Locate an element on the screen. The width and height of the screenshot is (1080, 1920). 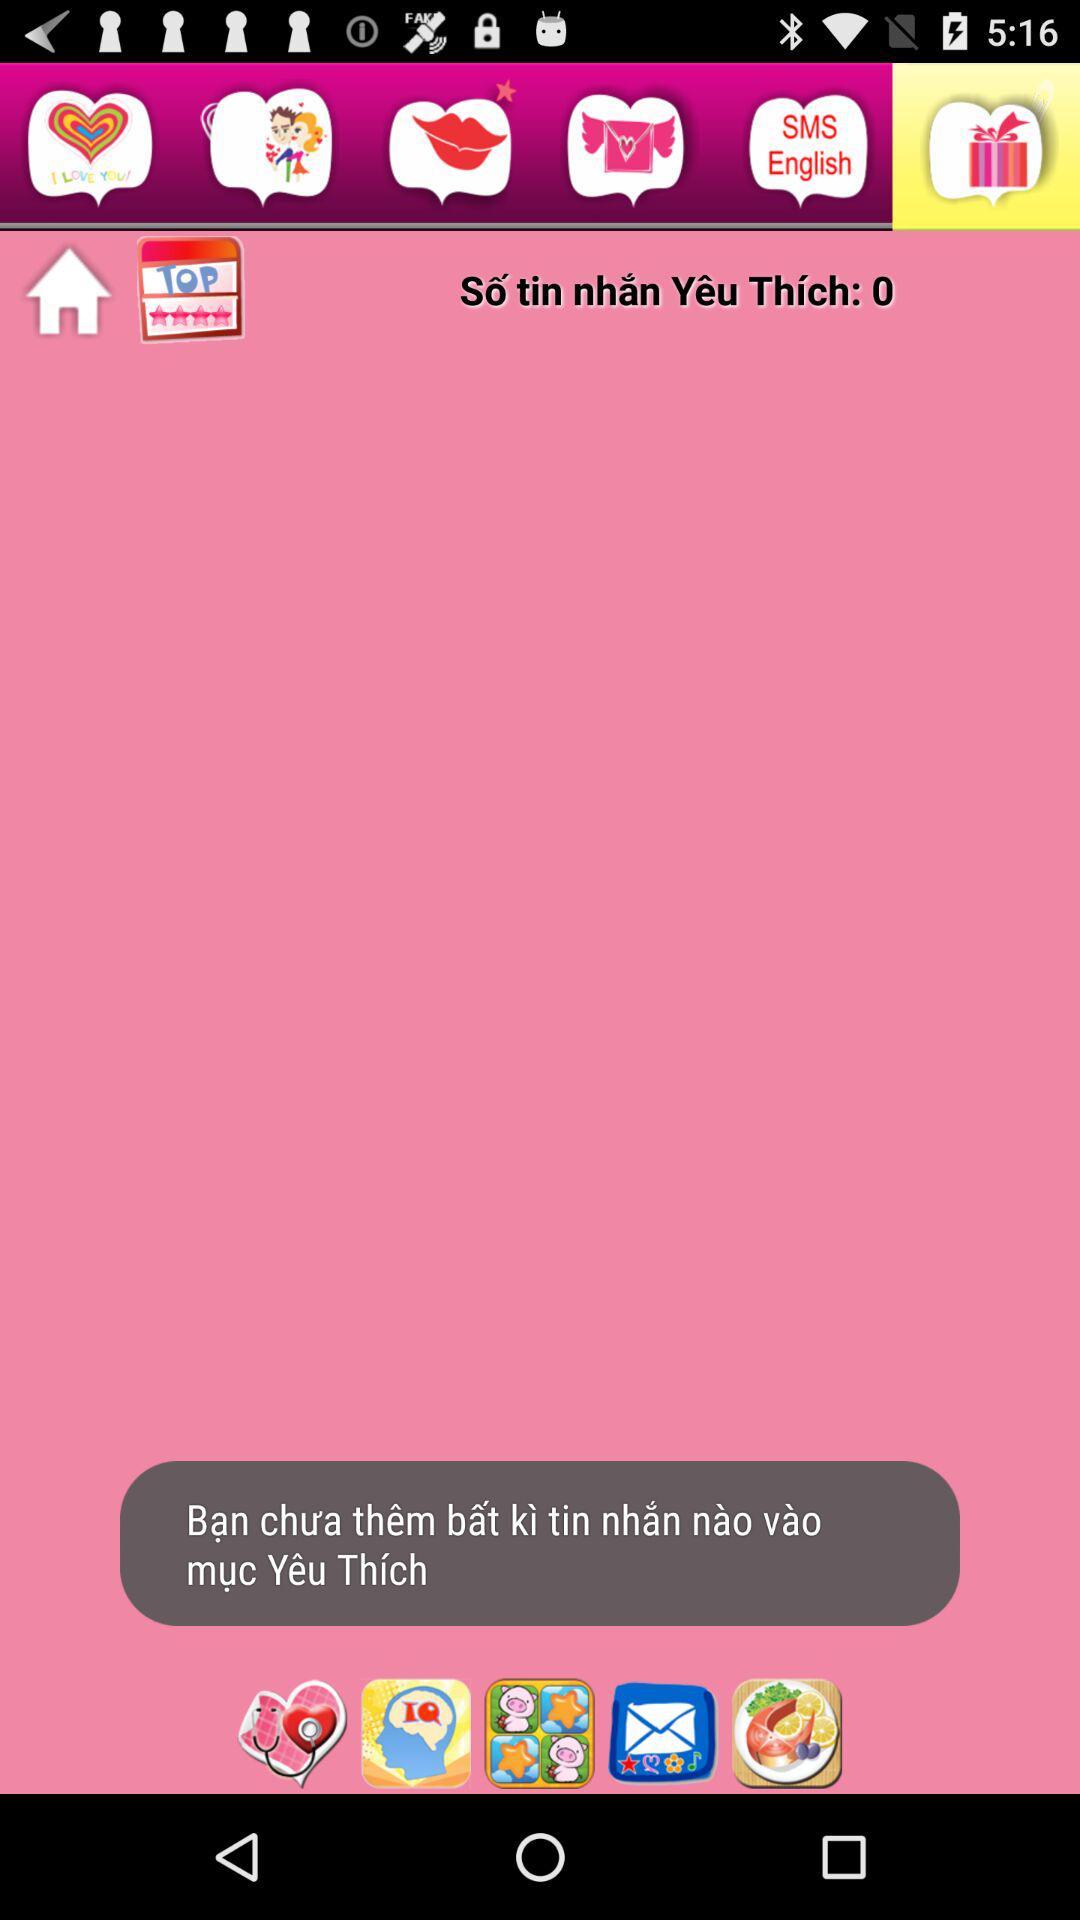
home page is located at coordinates (67, 290).